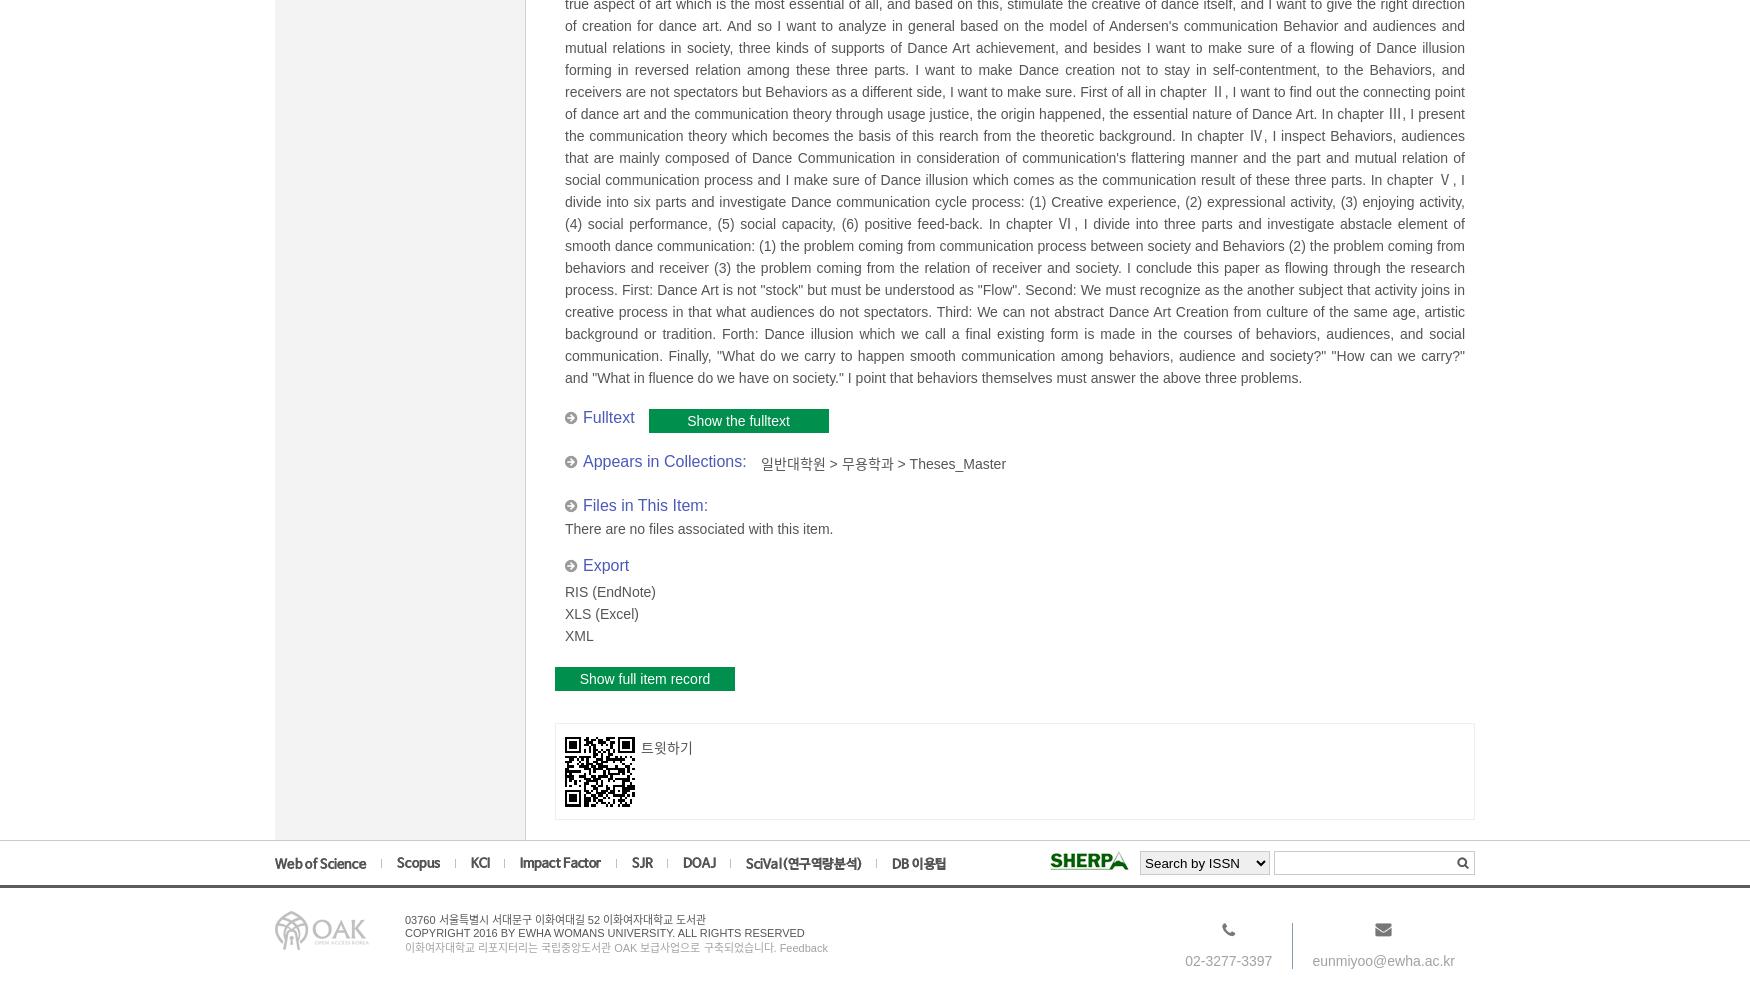 Image resolution: width=1750 pixels, height=1002 pixels. I want to click on '03760 서울특별시 서대문구 이화여대길 52 이화여자대학교 도서관', so click(554, 919).